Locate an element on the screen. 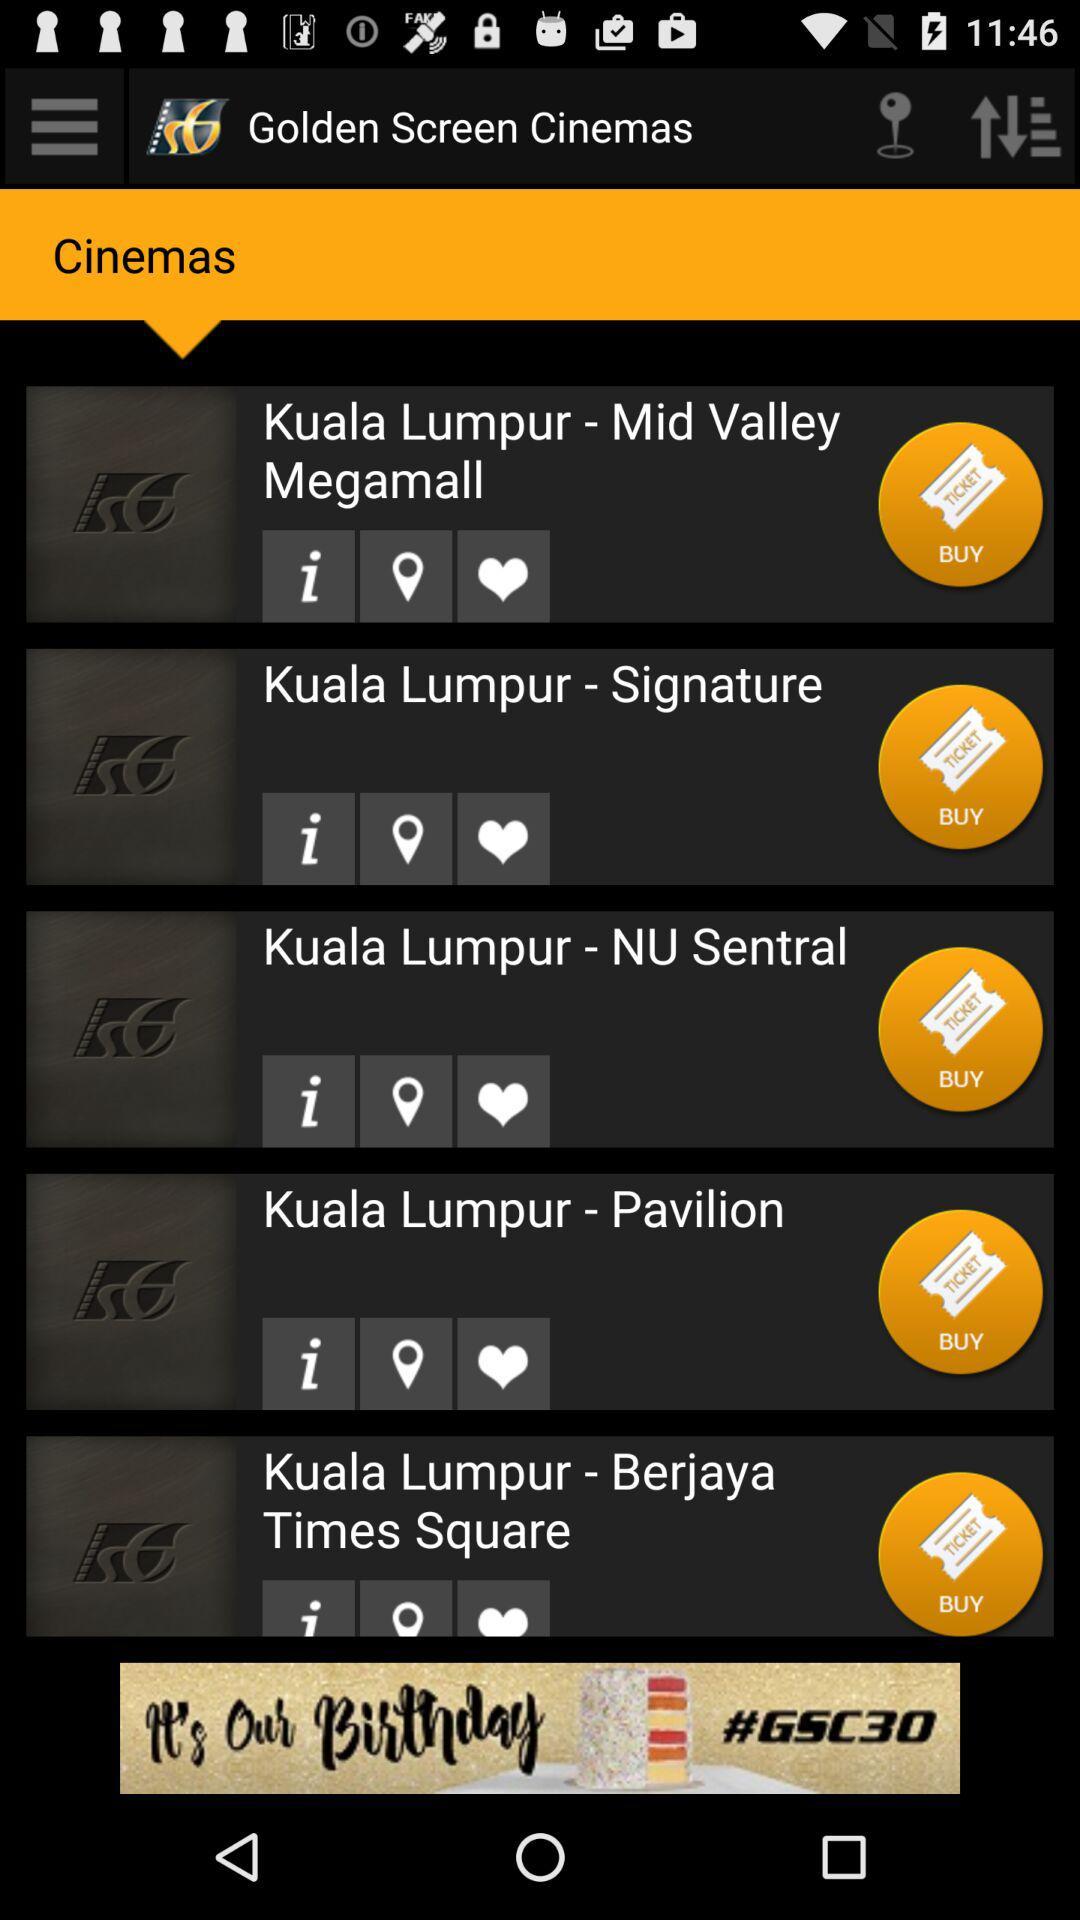  favorite is located at coordinates (502, 838).